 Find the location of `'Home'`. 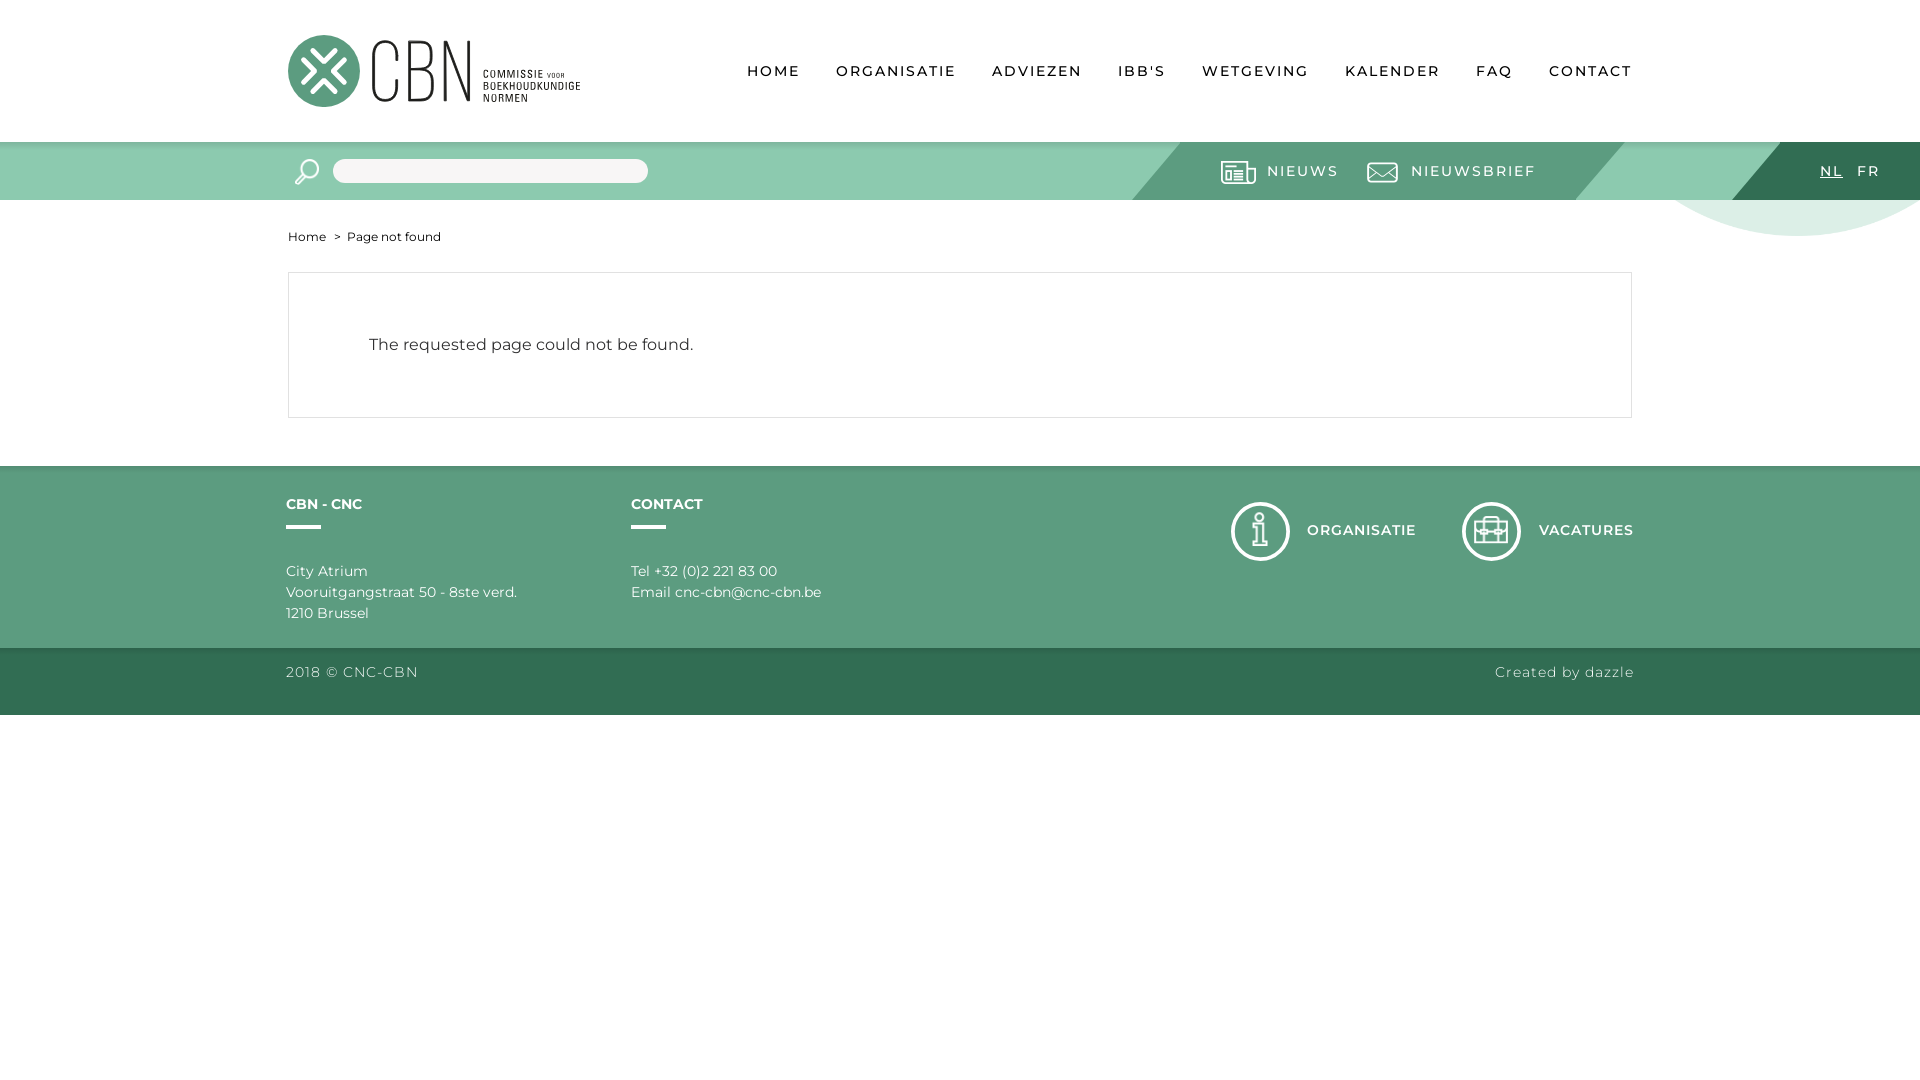

'Home' is located at coordinates (287, 235).